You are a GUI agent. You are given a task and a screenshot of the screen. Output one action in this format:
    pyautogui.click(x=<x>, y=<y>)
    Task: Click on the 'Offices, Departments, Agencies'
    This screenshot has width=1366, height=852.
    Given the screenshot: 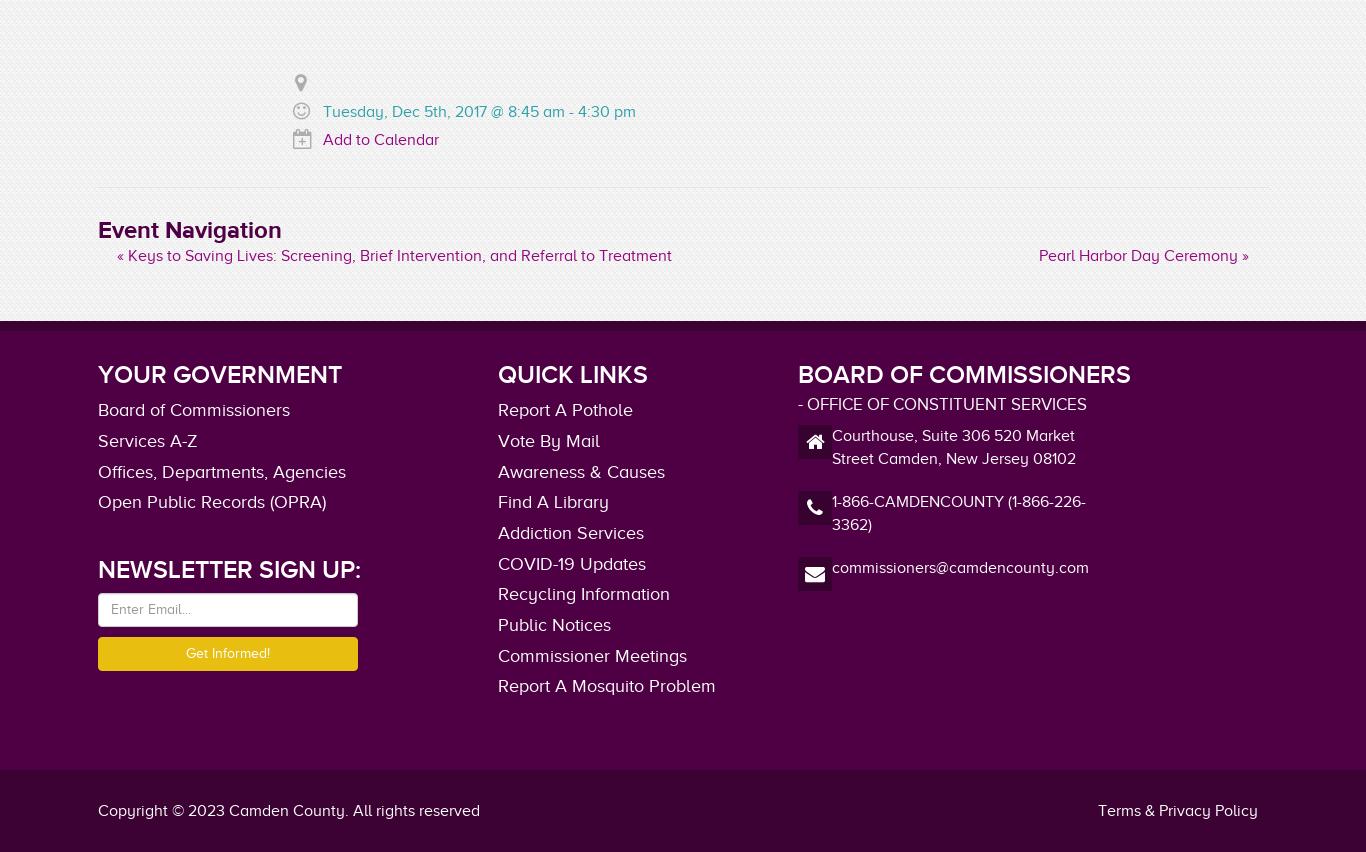 What is the action you would take?
    pyautogui.click(x=220, y=470)
    